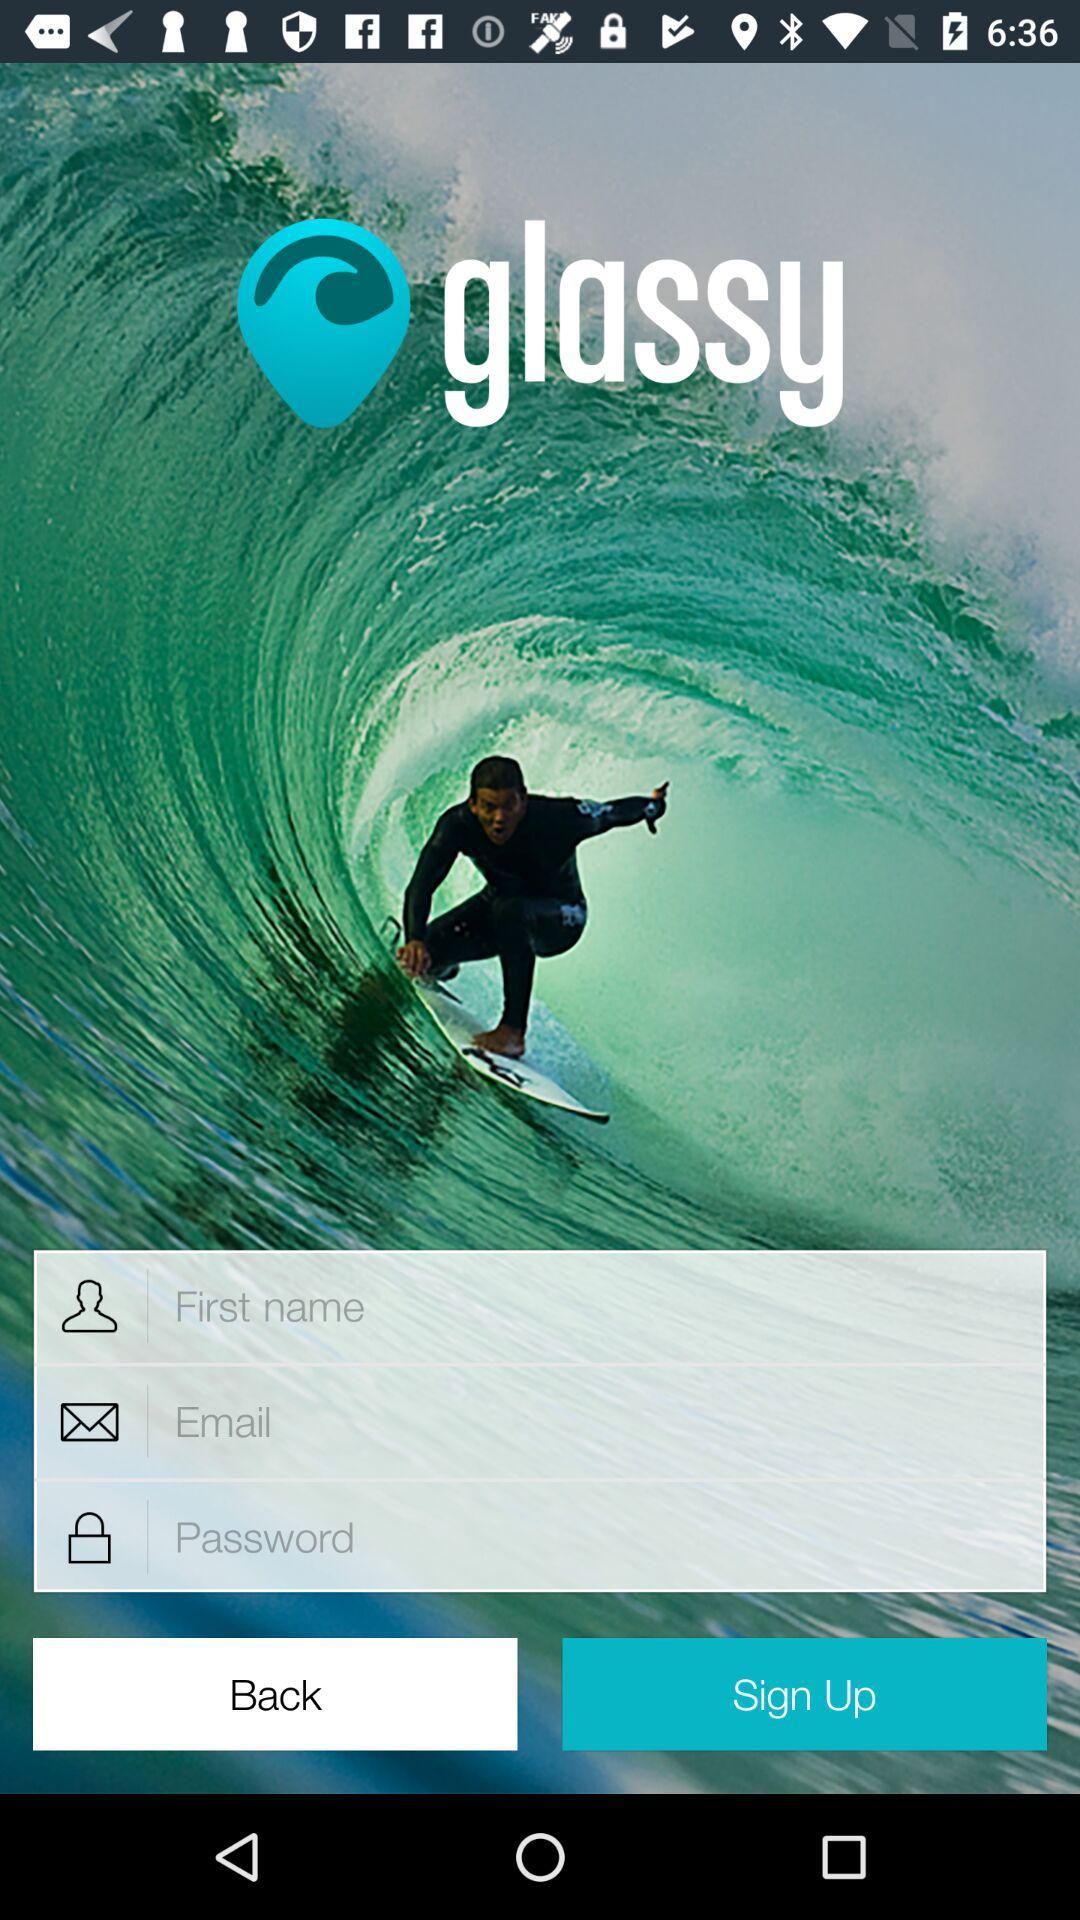 Image resolution: width=1080 pixels, height=1920 pixels. What do you see at coordinates (803, 1693) in the screenshot?
I see `icon at the bottom right corner` at bounding box center [803, 1693].